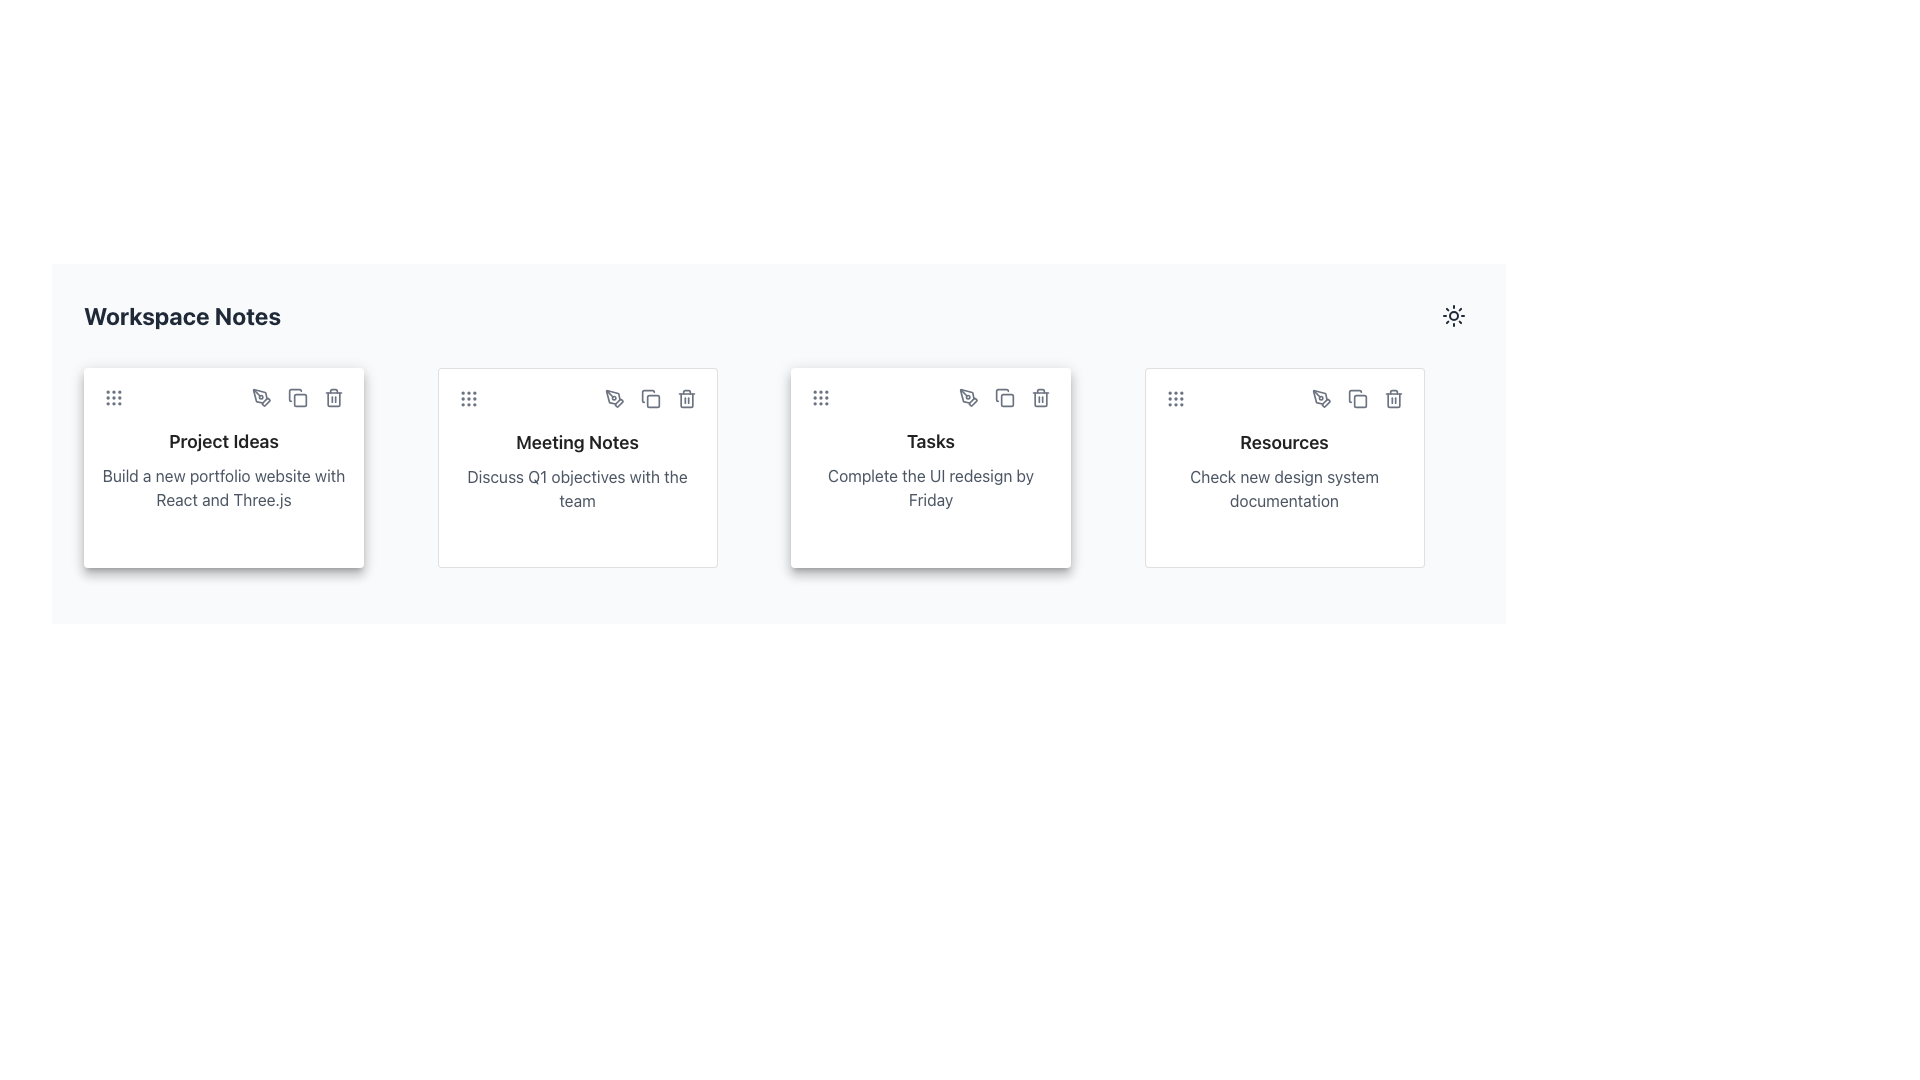 This screenshot has height=1080, width=1920. Describe the element at coordinates (1357, 398) in the screenshot. I see `the 'Copy' button located as the third icon in the top section of the 'Resources' card, positioned to the far right of the visibility and delete icons` at that location.